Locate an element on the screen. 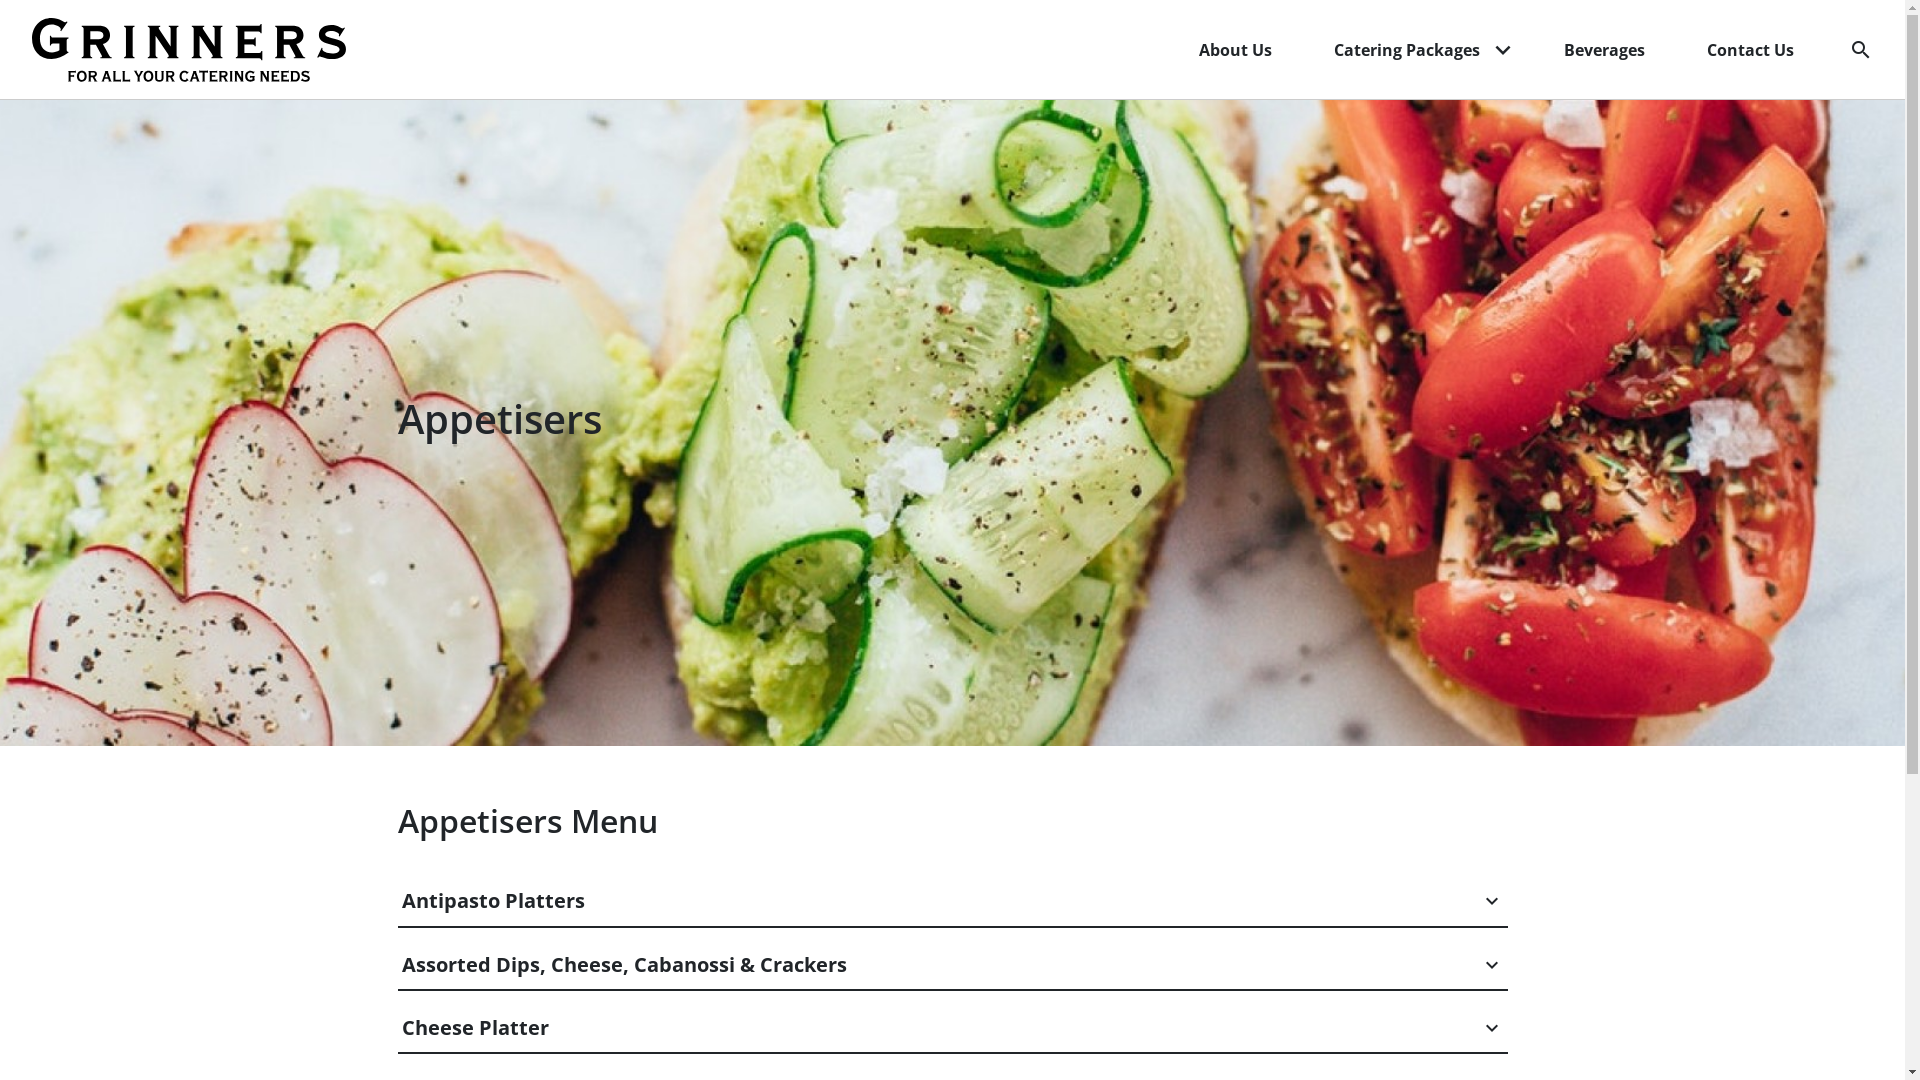 The height and width of the screenshot is (1080, 1920). 'Contact Us' is located at coordinates (1689, 49).